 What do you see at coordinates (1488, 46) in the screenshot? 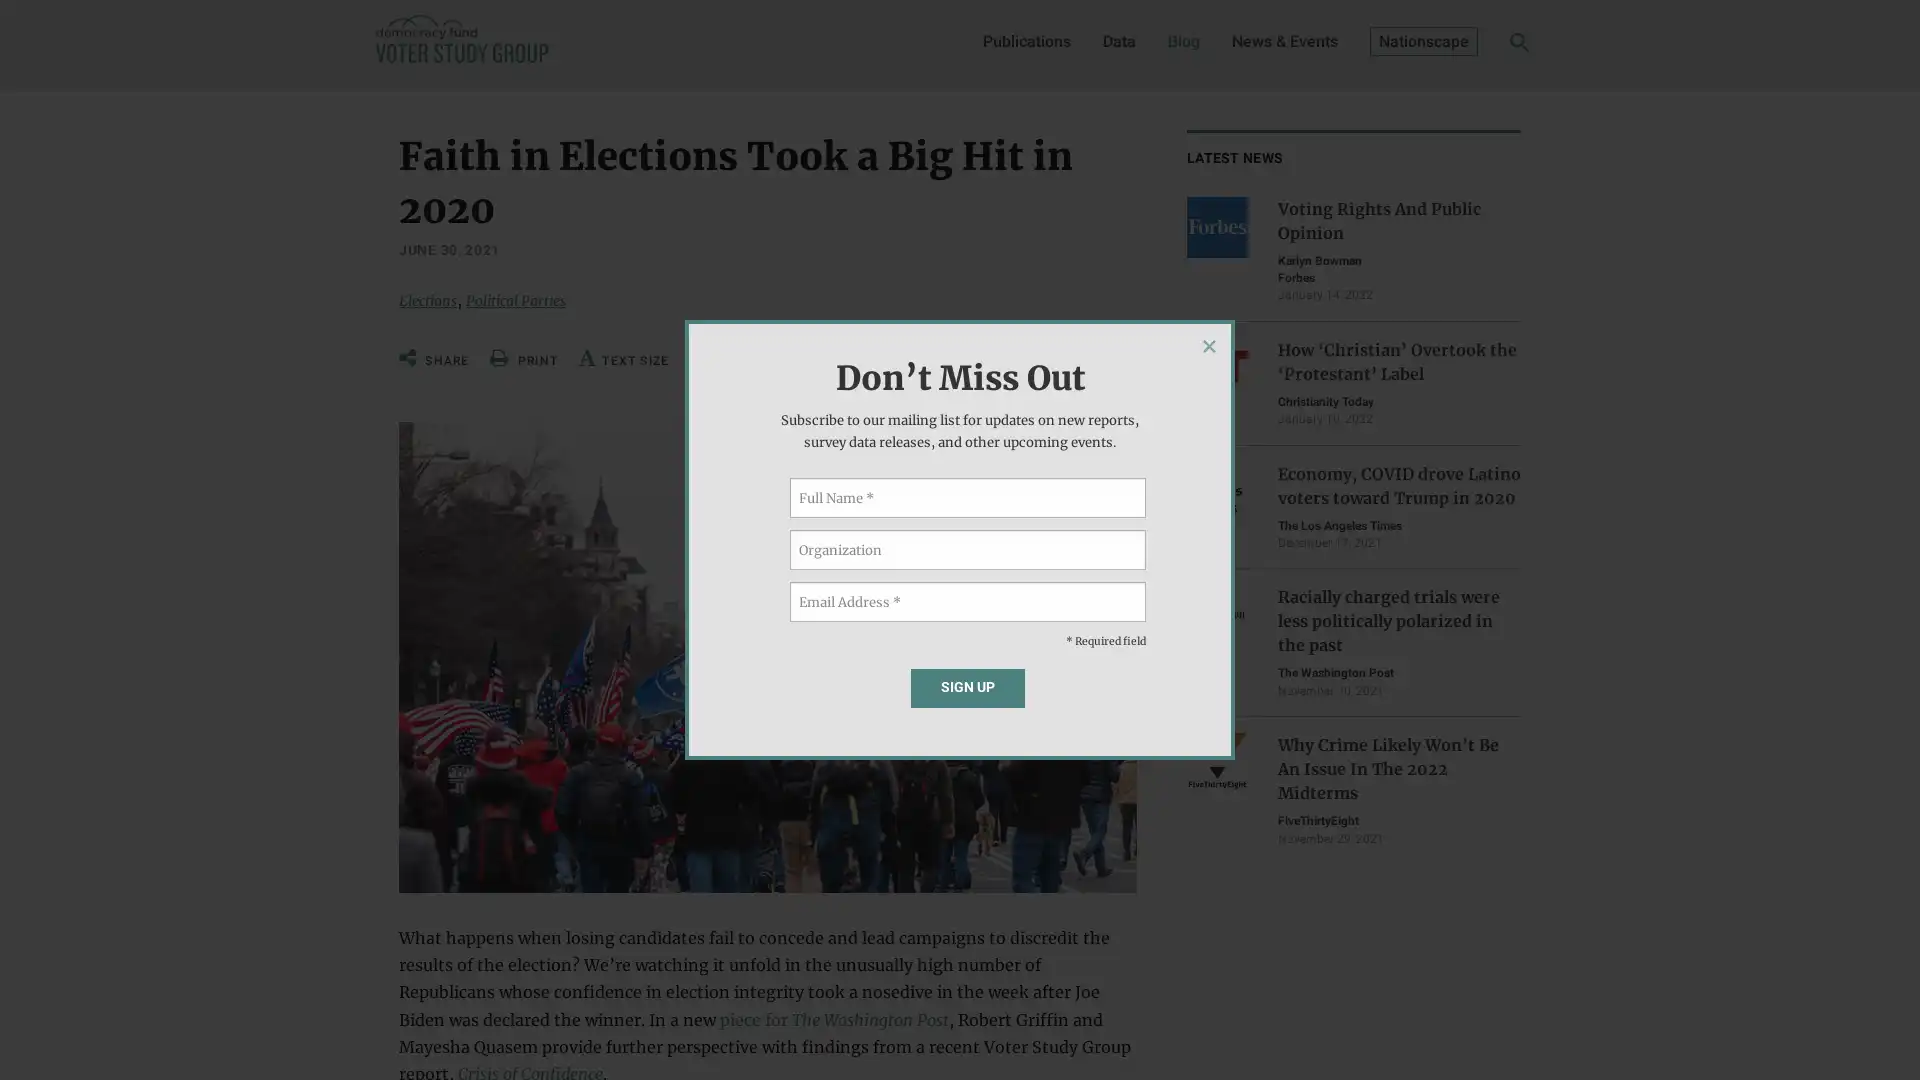
I see `SEARCH` at bounding box center [1488, 46].